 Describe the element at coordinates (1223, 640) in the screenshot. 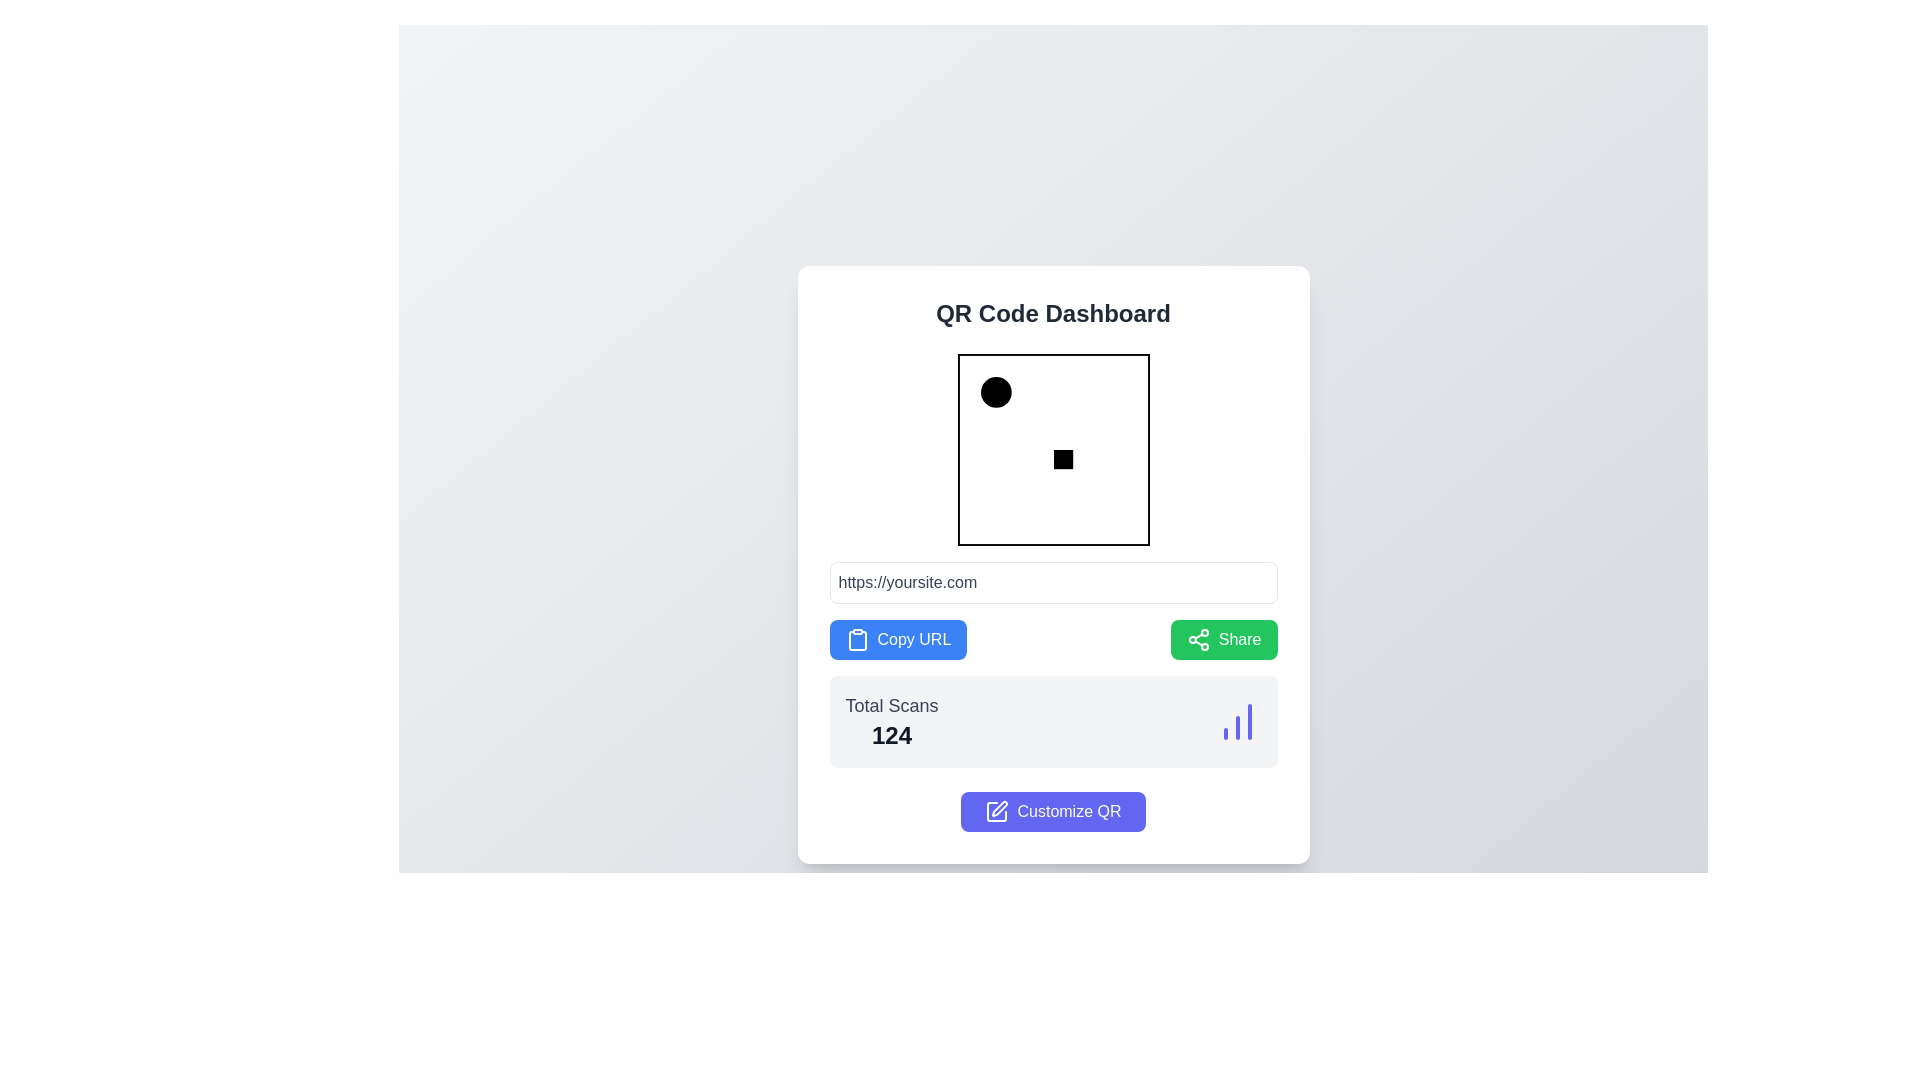

I see `the green rectangular button labeled 'Share'` at that location.